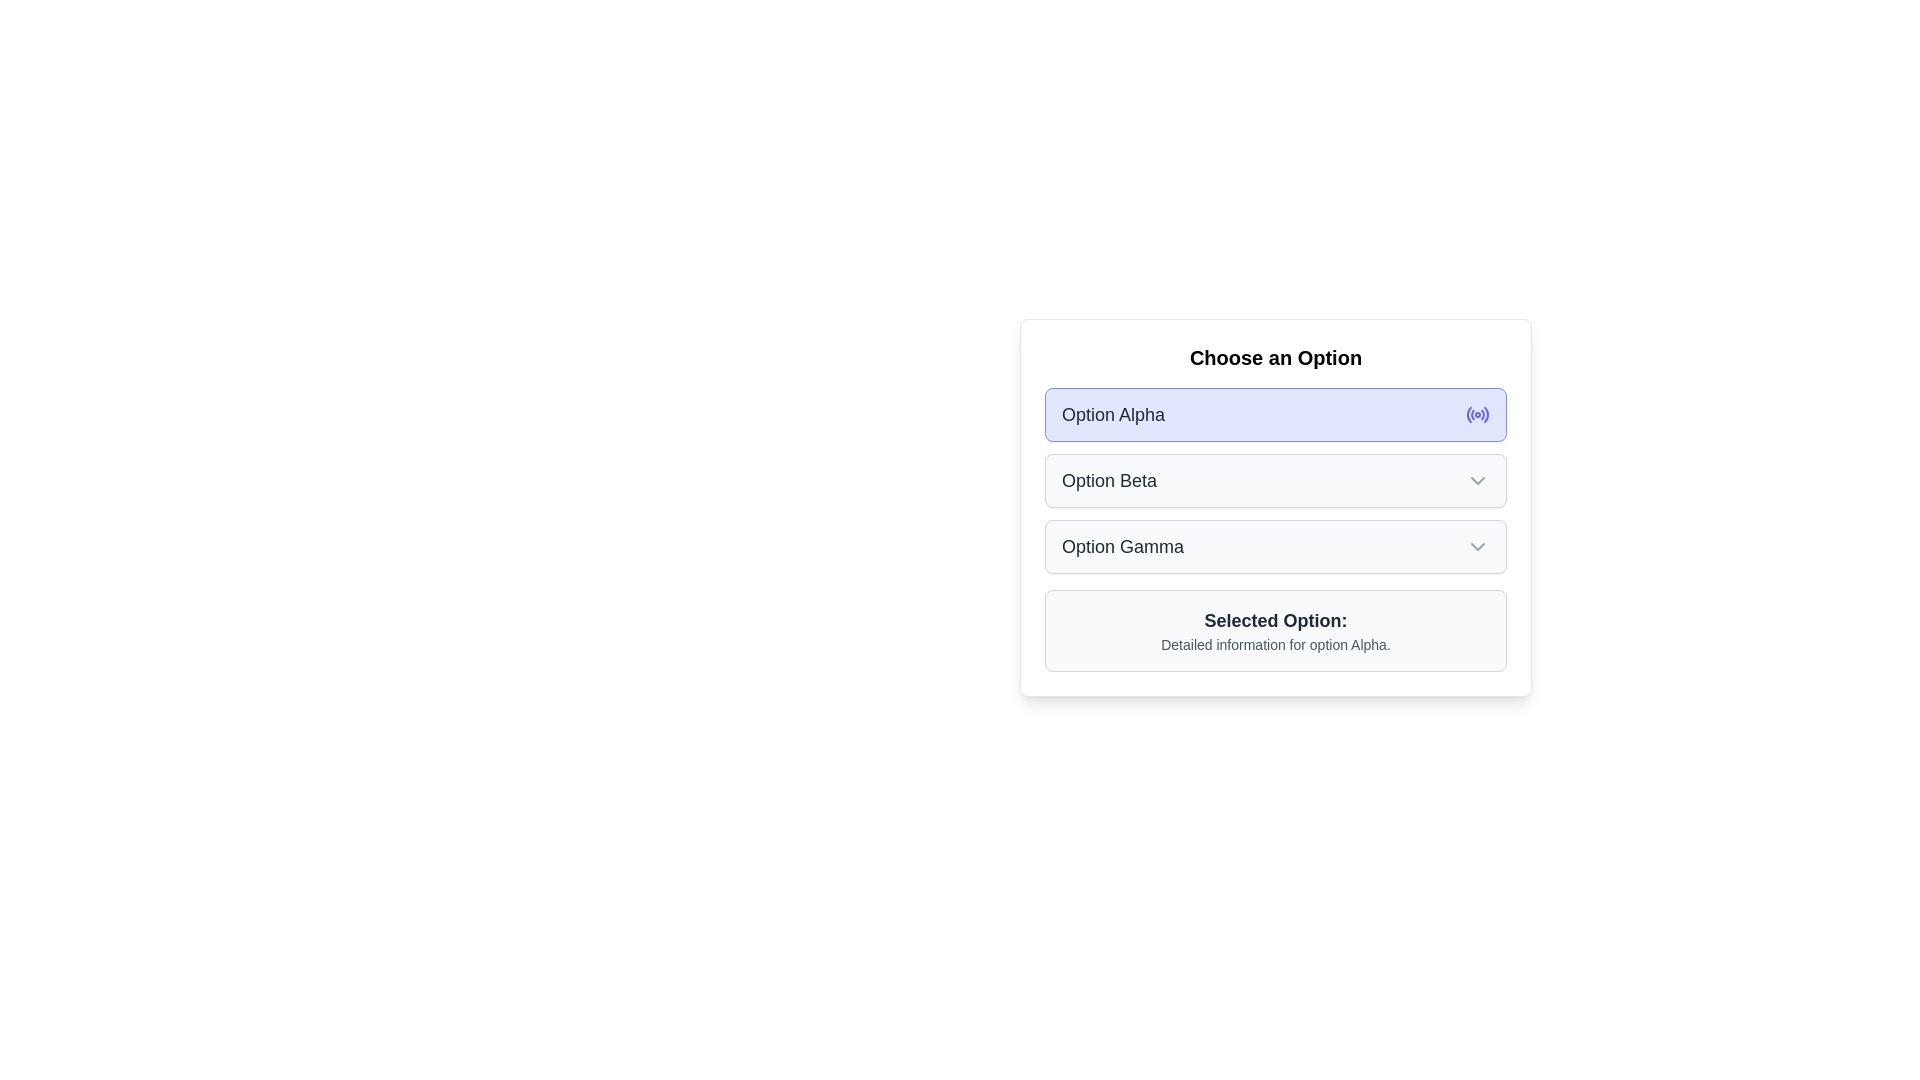 The image size is (1920, 1080). Describe the element at coordinates (1275, 357) in the screenshot. I see `the static text element that serves as a heading or title for the options below it in the card layout` at that location.